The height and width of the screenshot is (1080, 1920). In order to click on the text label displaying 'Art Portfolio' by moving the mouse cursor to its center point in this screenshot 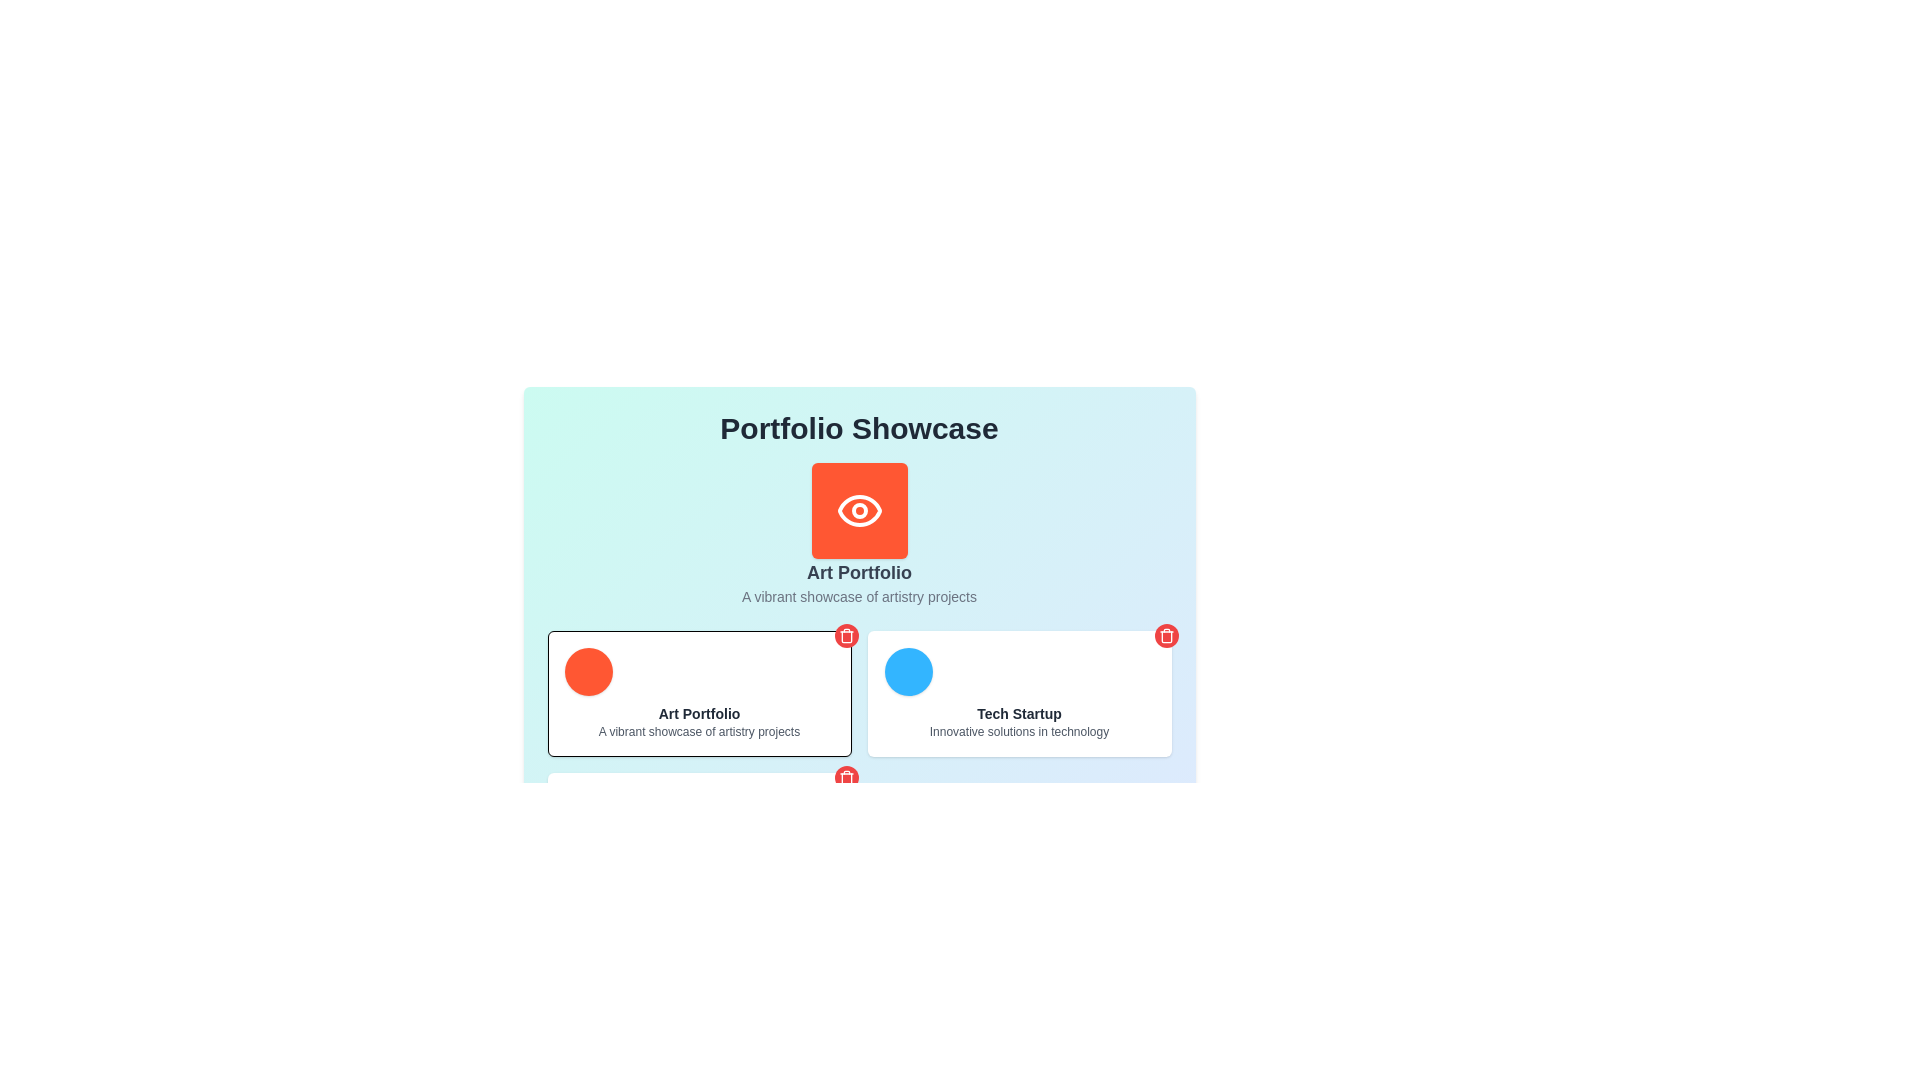, I will do `click(699, 712)`.